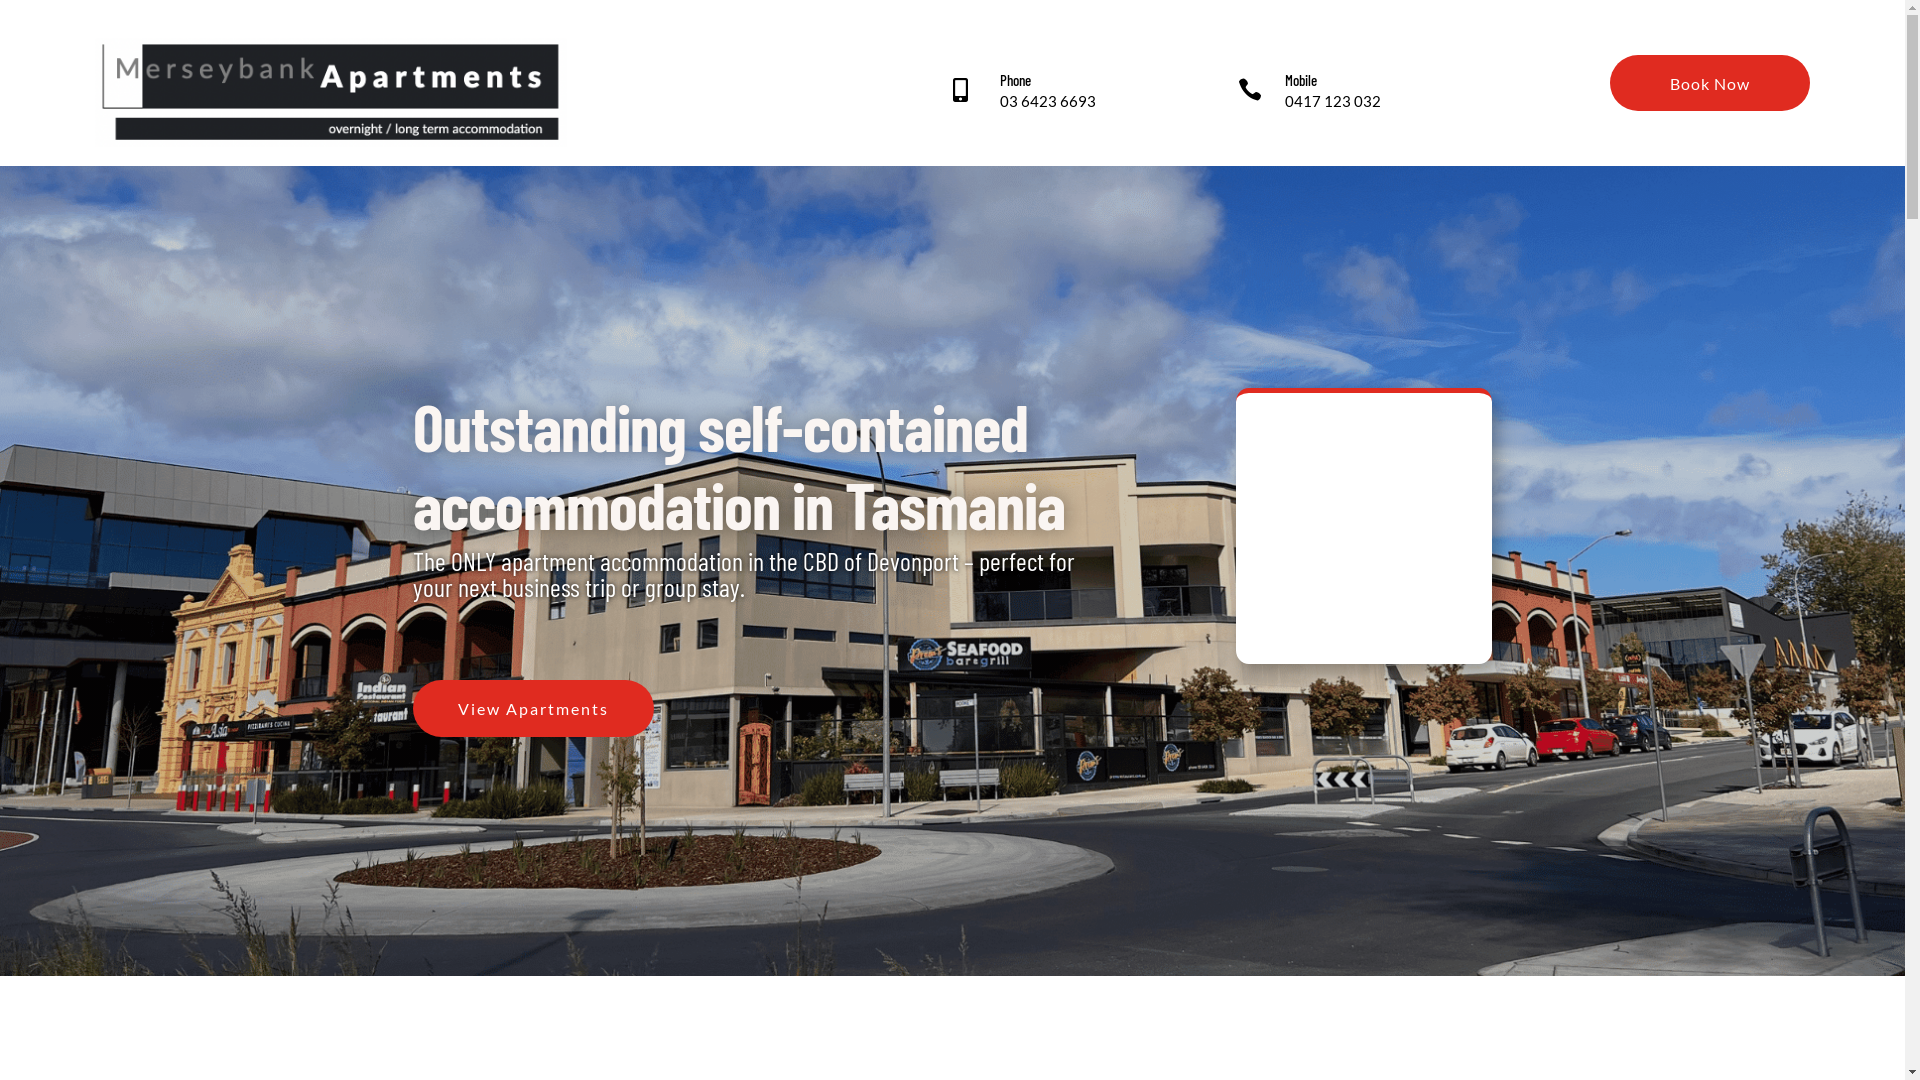  I want to click on 'Book Now', so click(1708, 82).